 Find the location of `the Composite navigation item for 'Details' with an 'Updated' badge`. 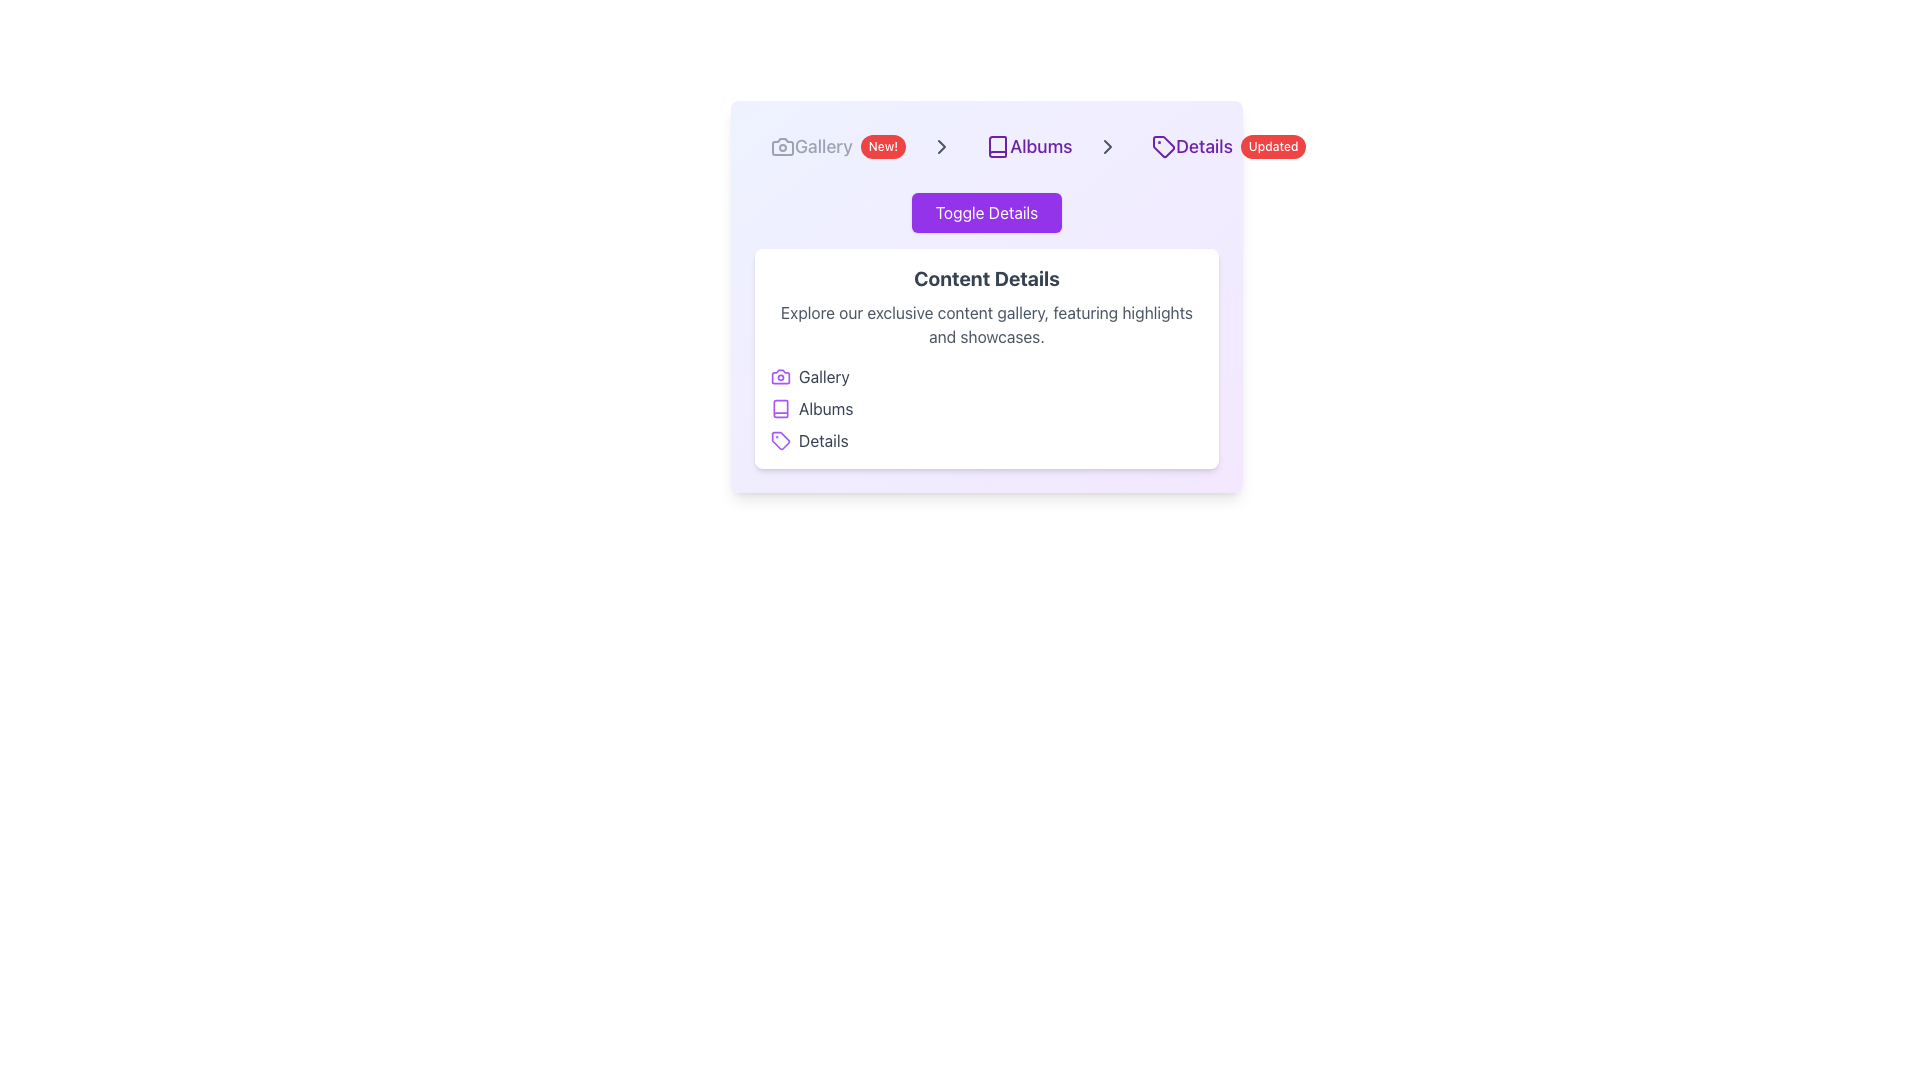

the Composite navigation item for 'Details' with an 'Updated' badge is located at coordinates (1228, 145).